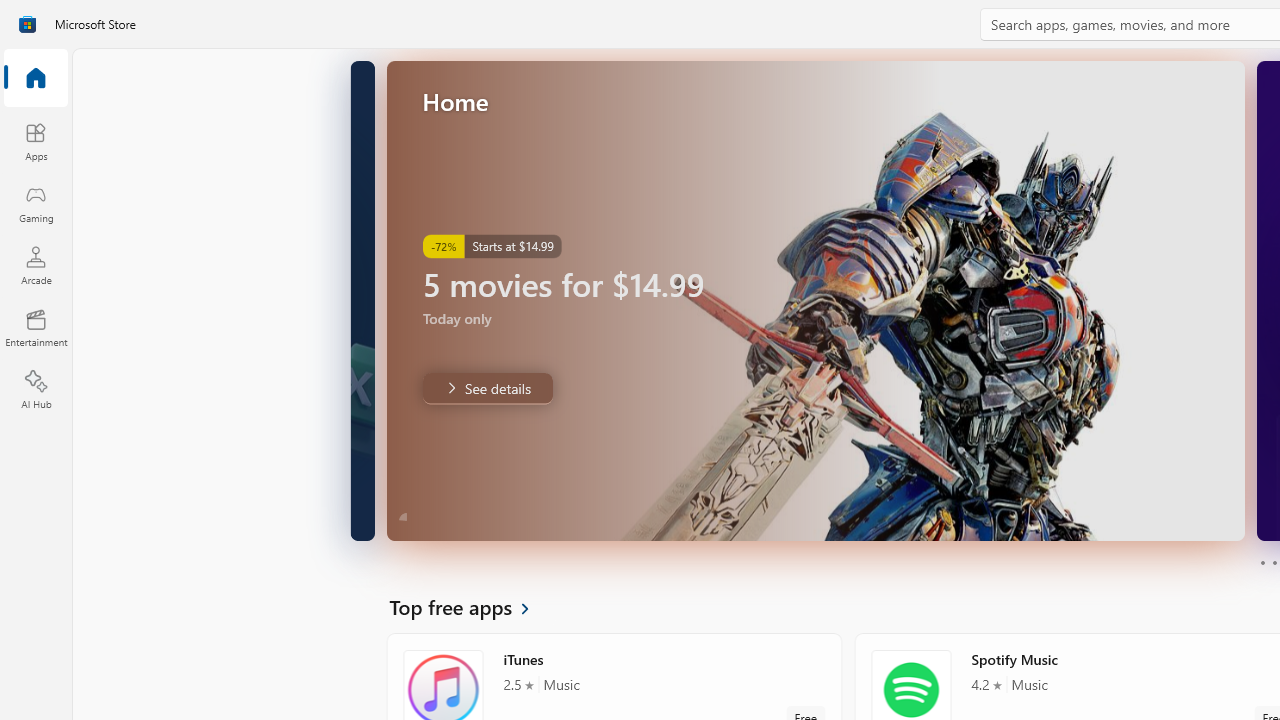  Describe the element at coordinates (35, 78) in the screenshot. I see `'Home'` at that location.